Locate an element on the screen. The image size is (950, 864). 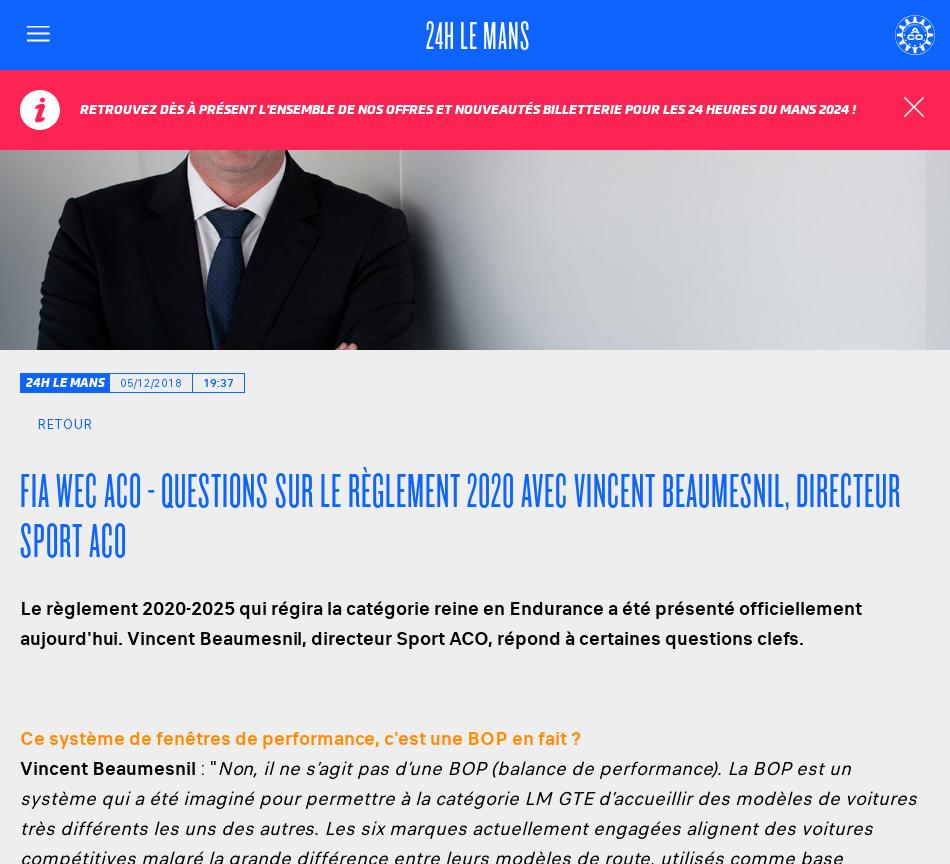
'24h Le Mans' is located at coordinates (65, 382).